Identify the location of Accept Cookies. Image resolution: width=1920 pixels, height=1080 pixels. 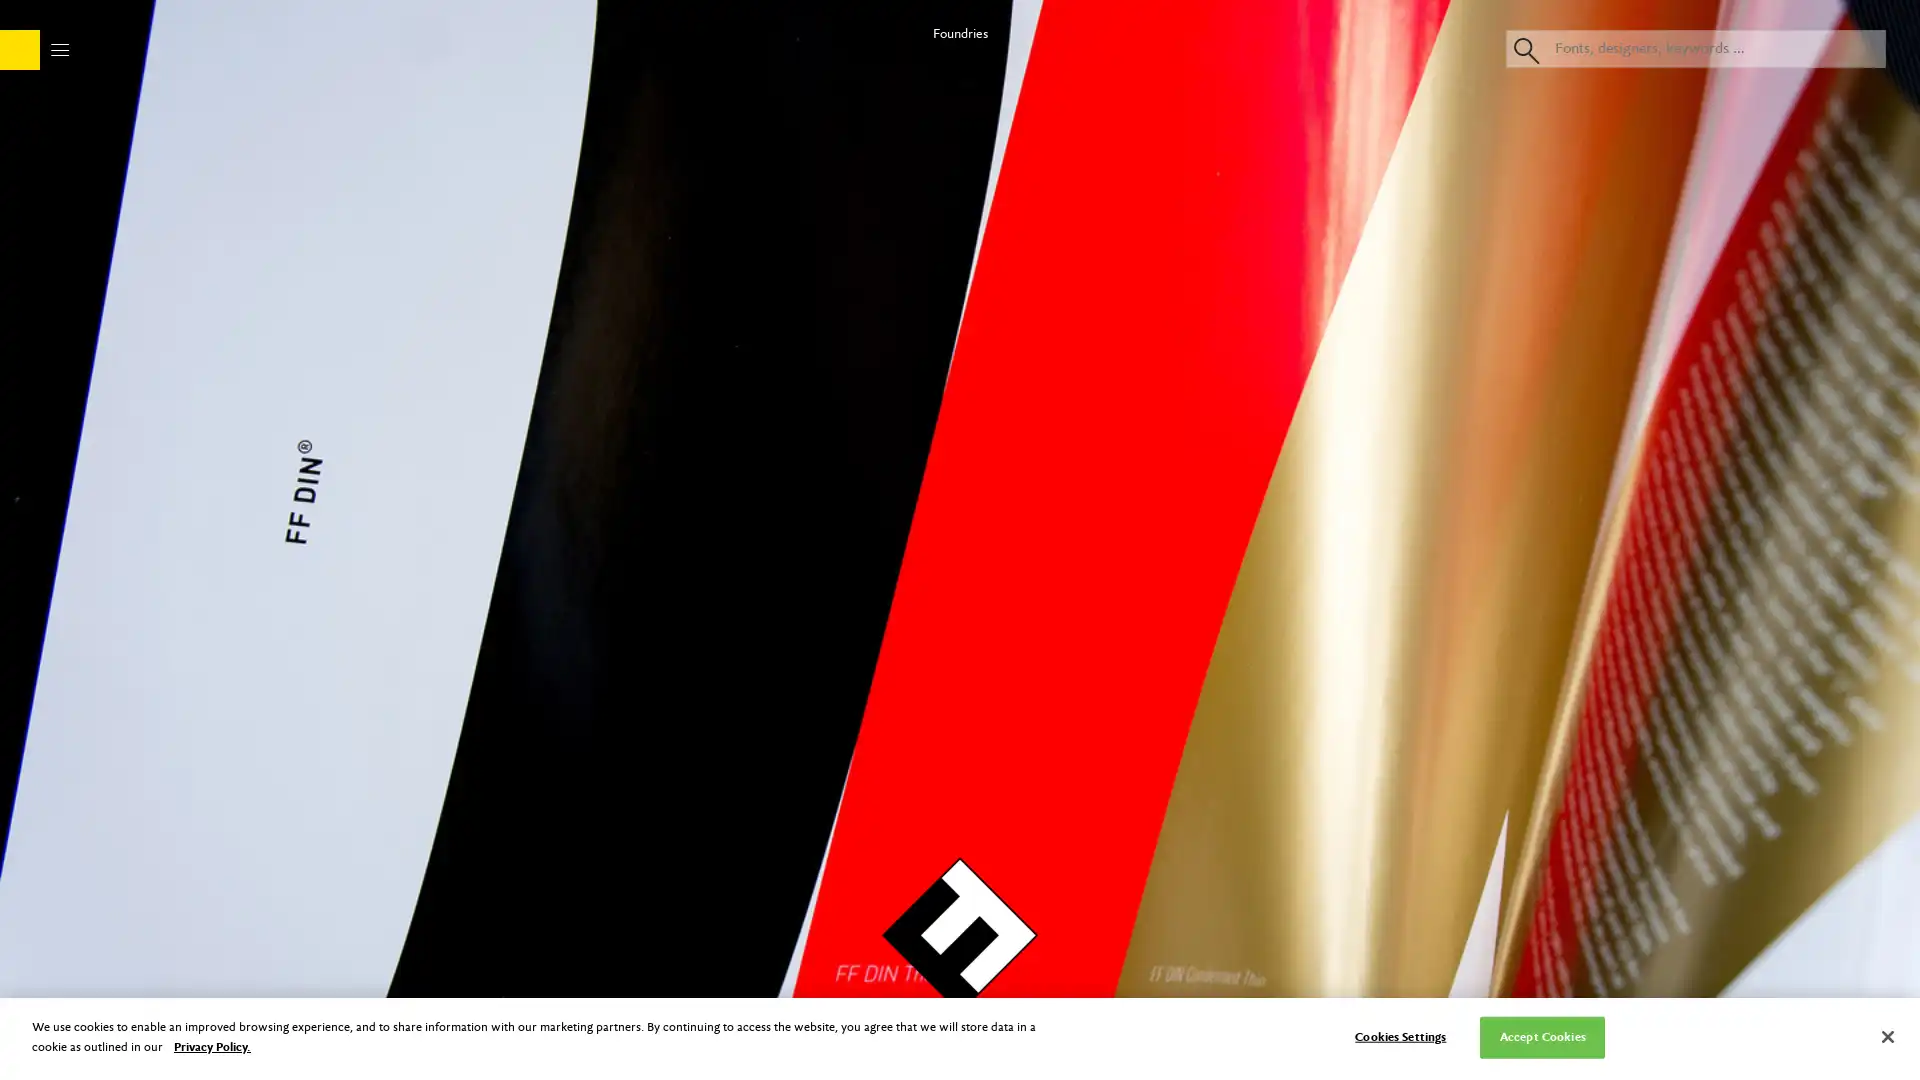
(1541, 1036).